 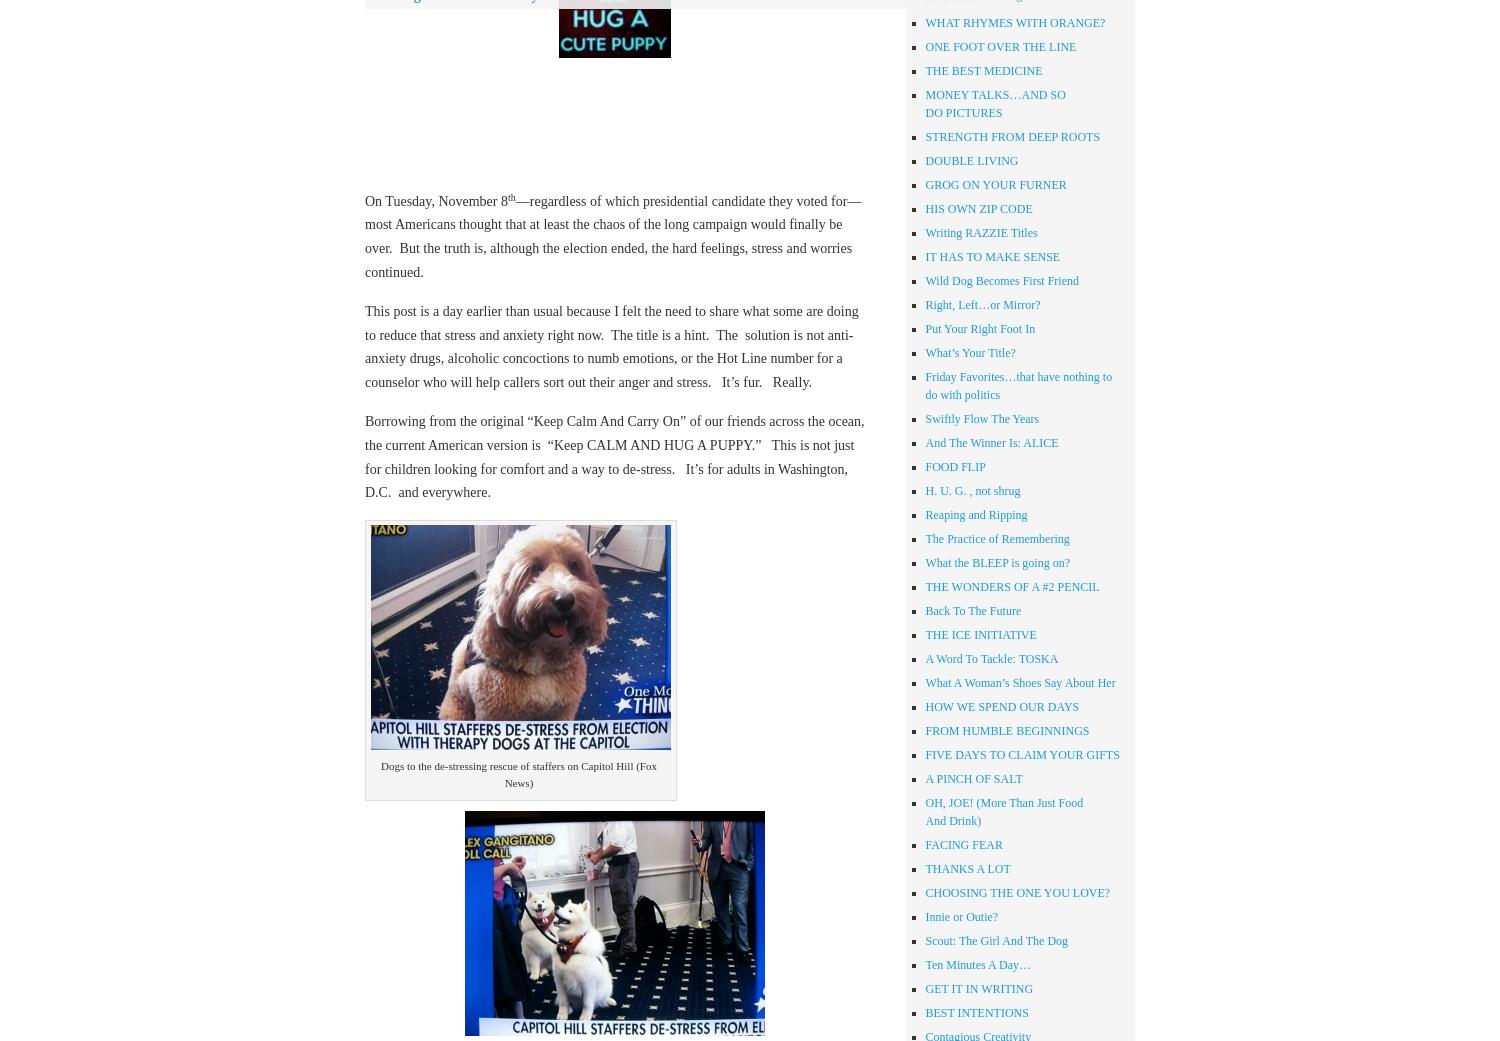 I want to click on 'Put Your Right Foot In', so click(x=978, y=328).